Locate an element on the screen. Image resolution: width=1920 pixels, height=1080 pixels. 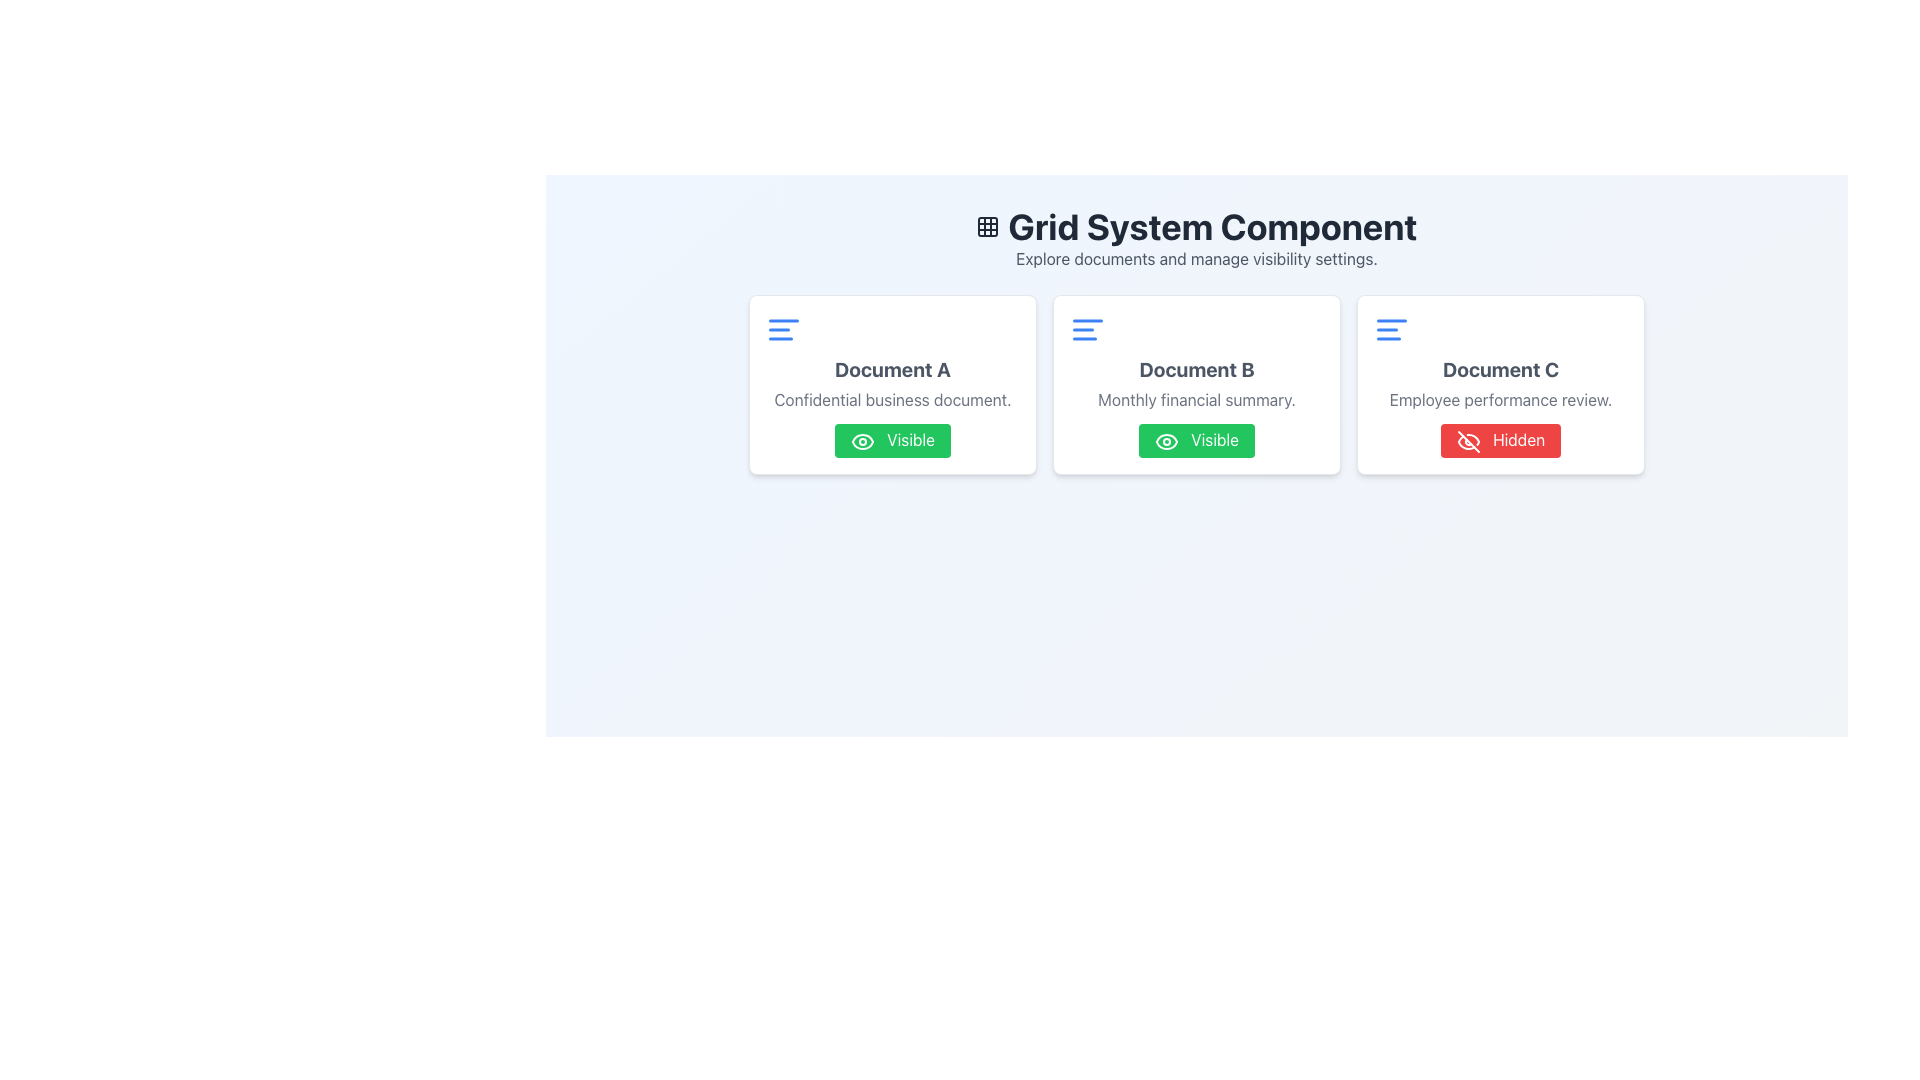
the eye icon indicating visibility status for 'Document B' within the green 'Visible' status badge is located at coordinates (1166, 440).